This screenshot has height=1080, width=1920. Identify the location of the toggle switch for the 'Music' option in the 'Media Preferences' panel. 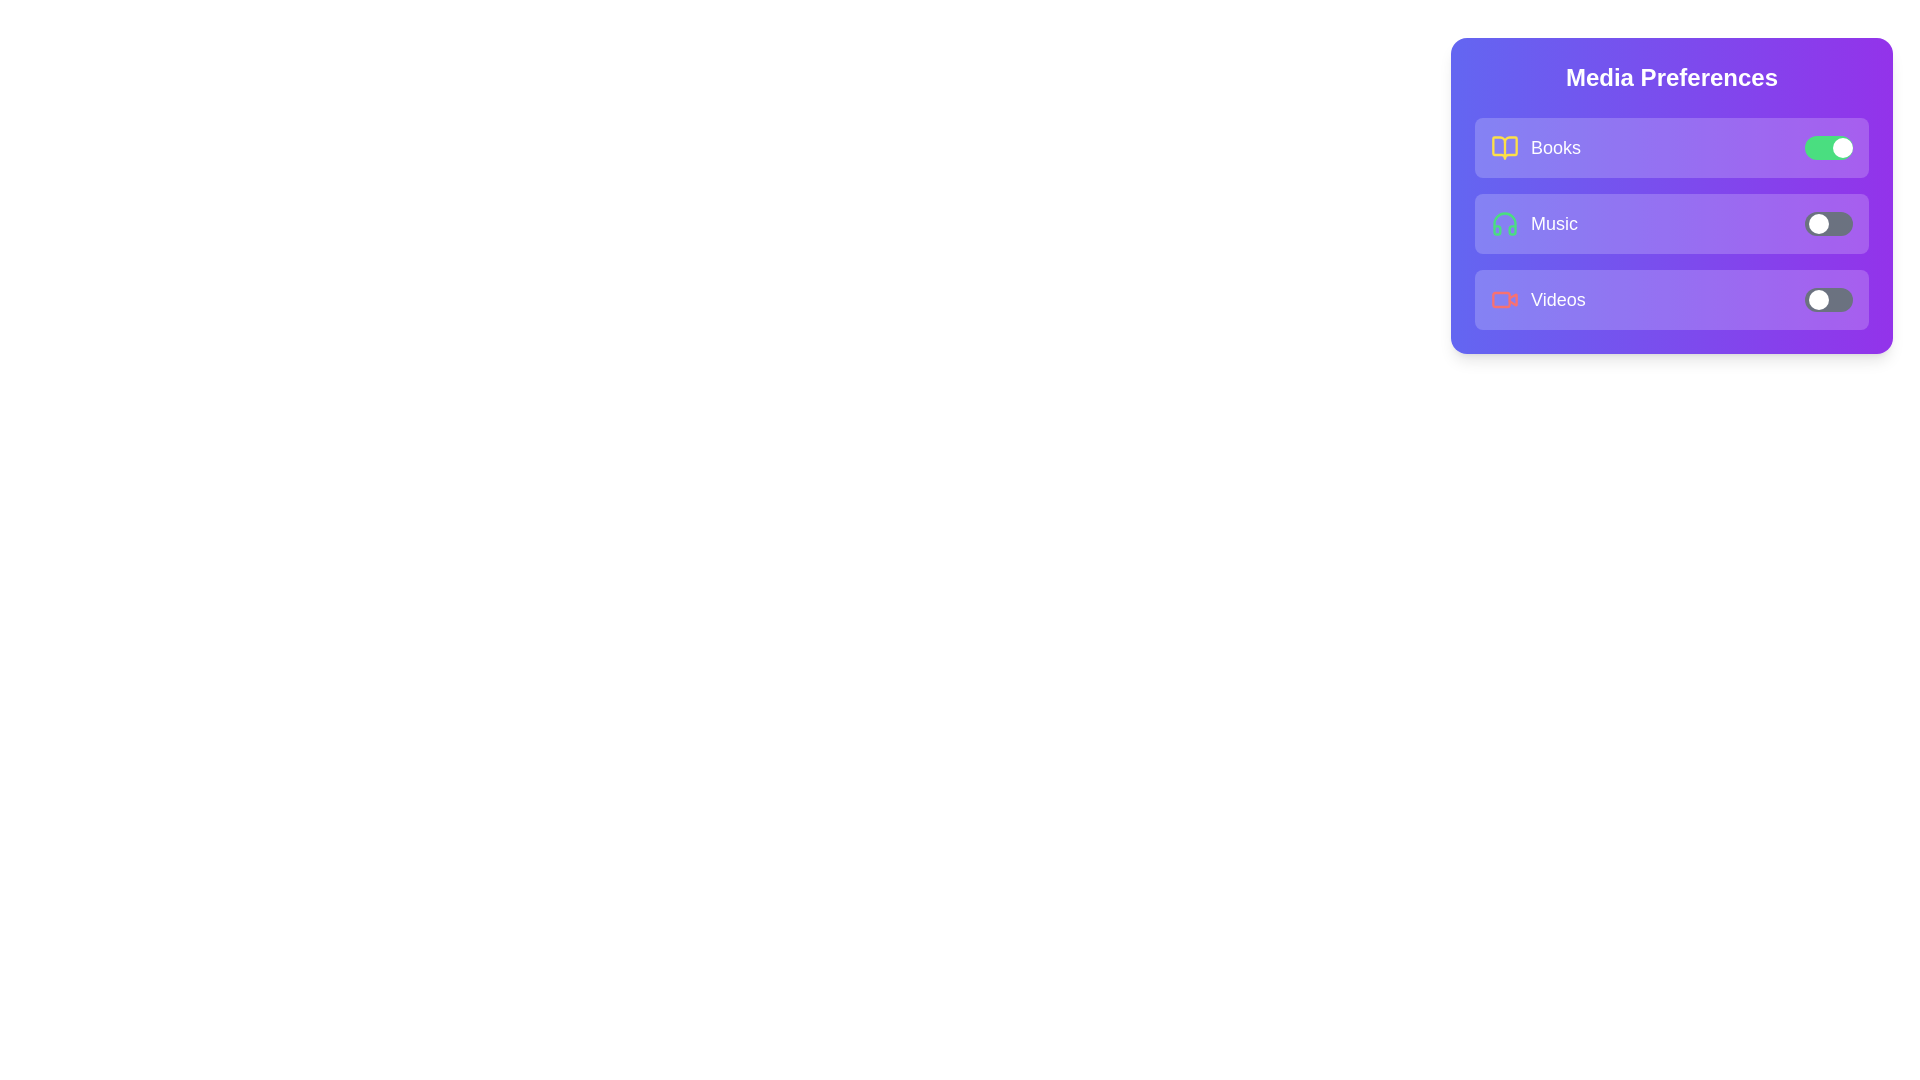
(1828, 223).